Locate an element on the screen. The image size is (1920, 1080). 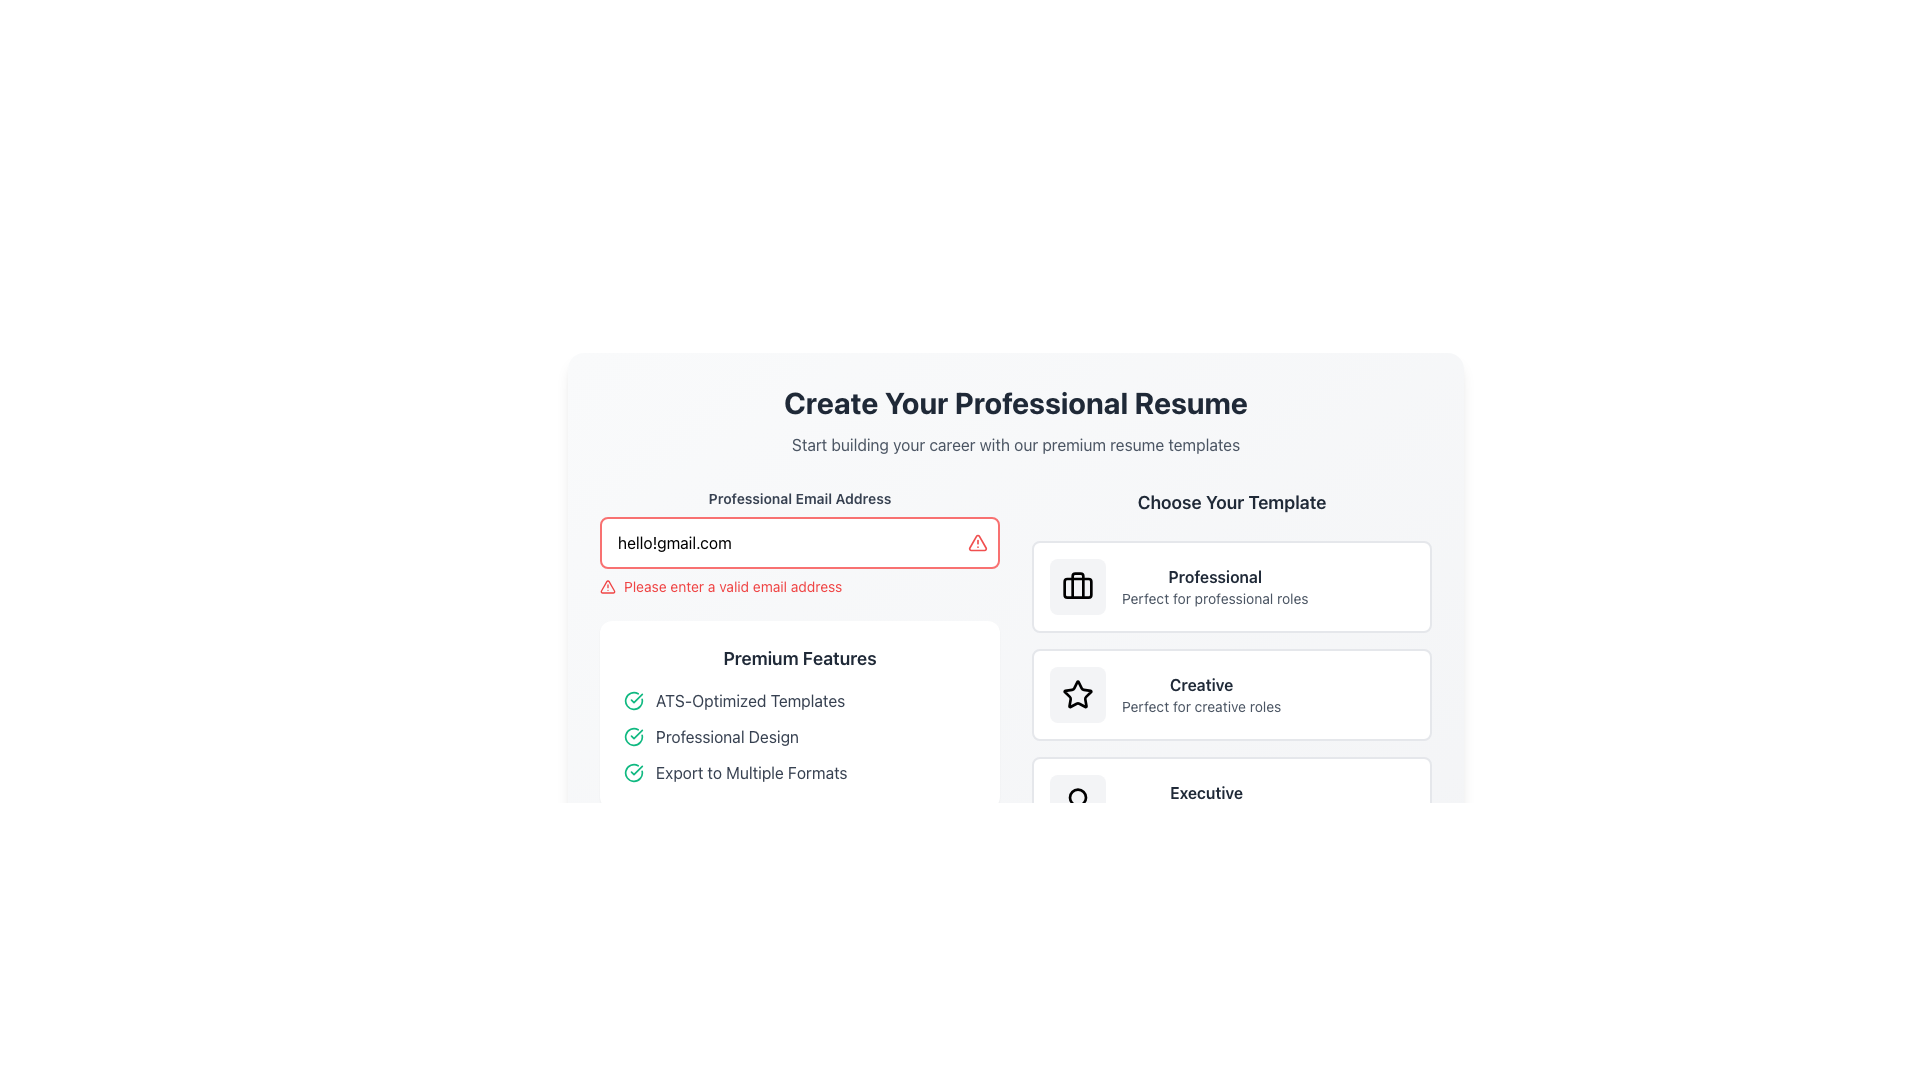
description of the 'Creative' template option, which is the second template displayed under the 'Choose Your Template' section, located below the 'Professional' option and above the 'Executive' option is located at coordinates (1200, 693).